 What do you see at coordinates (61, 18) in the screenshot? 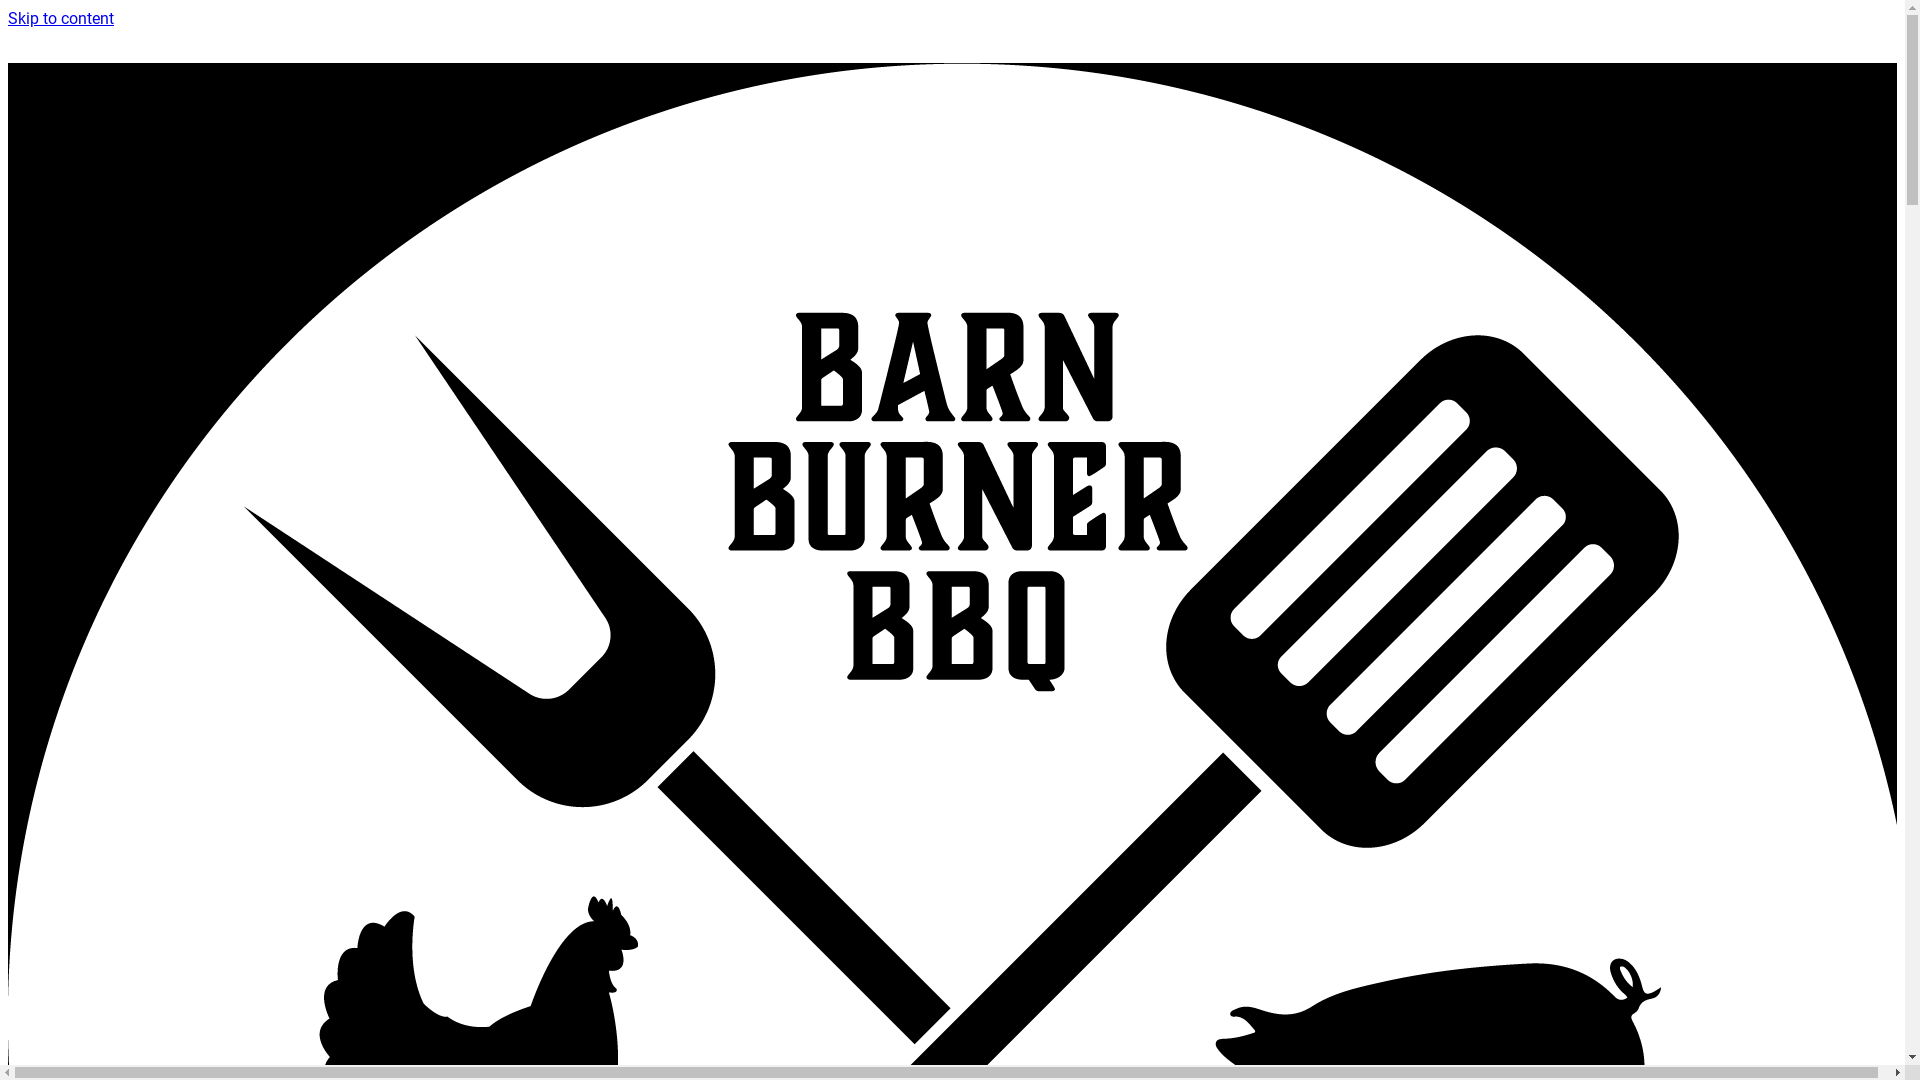
I see `'Skip to content'` at bounding box center [61, 18].